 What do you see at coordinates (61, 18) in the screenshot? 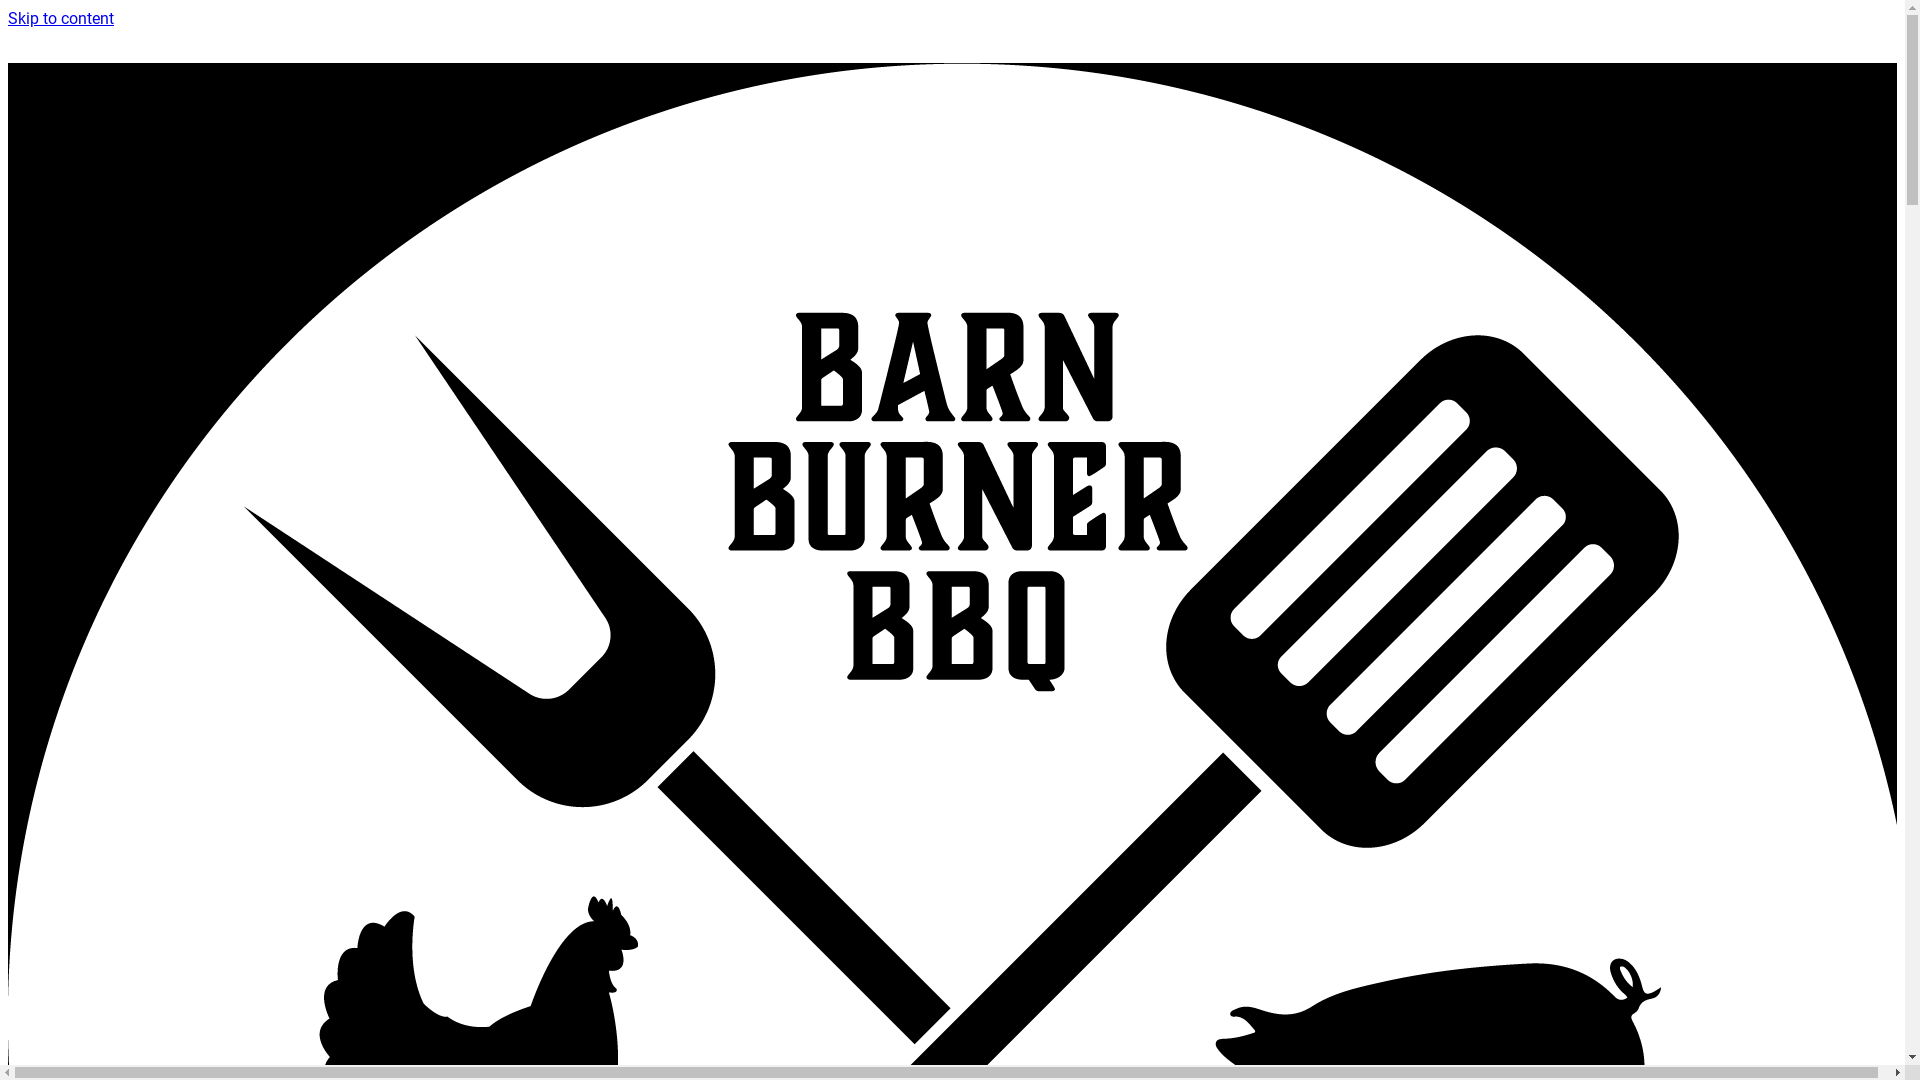
I see `'Skip to content'` at bounding box center [61, 18].